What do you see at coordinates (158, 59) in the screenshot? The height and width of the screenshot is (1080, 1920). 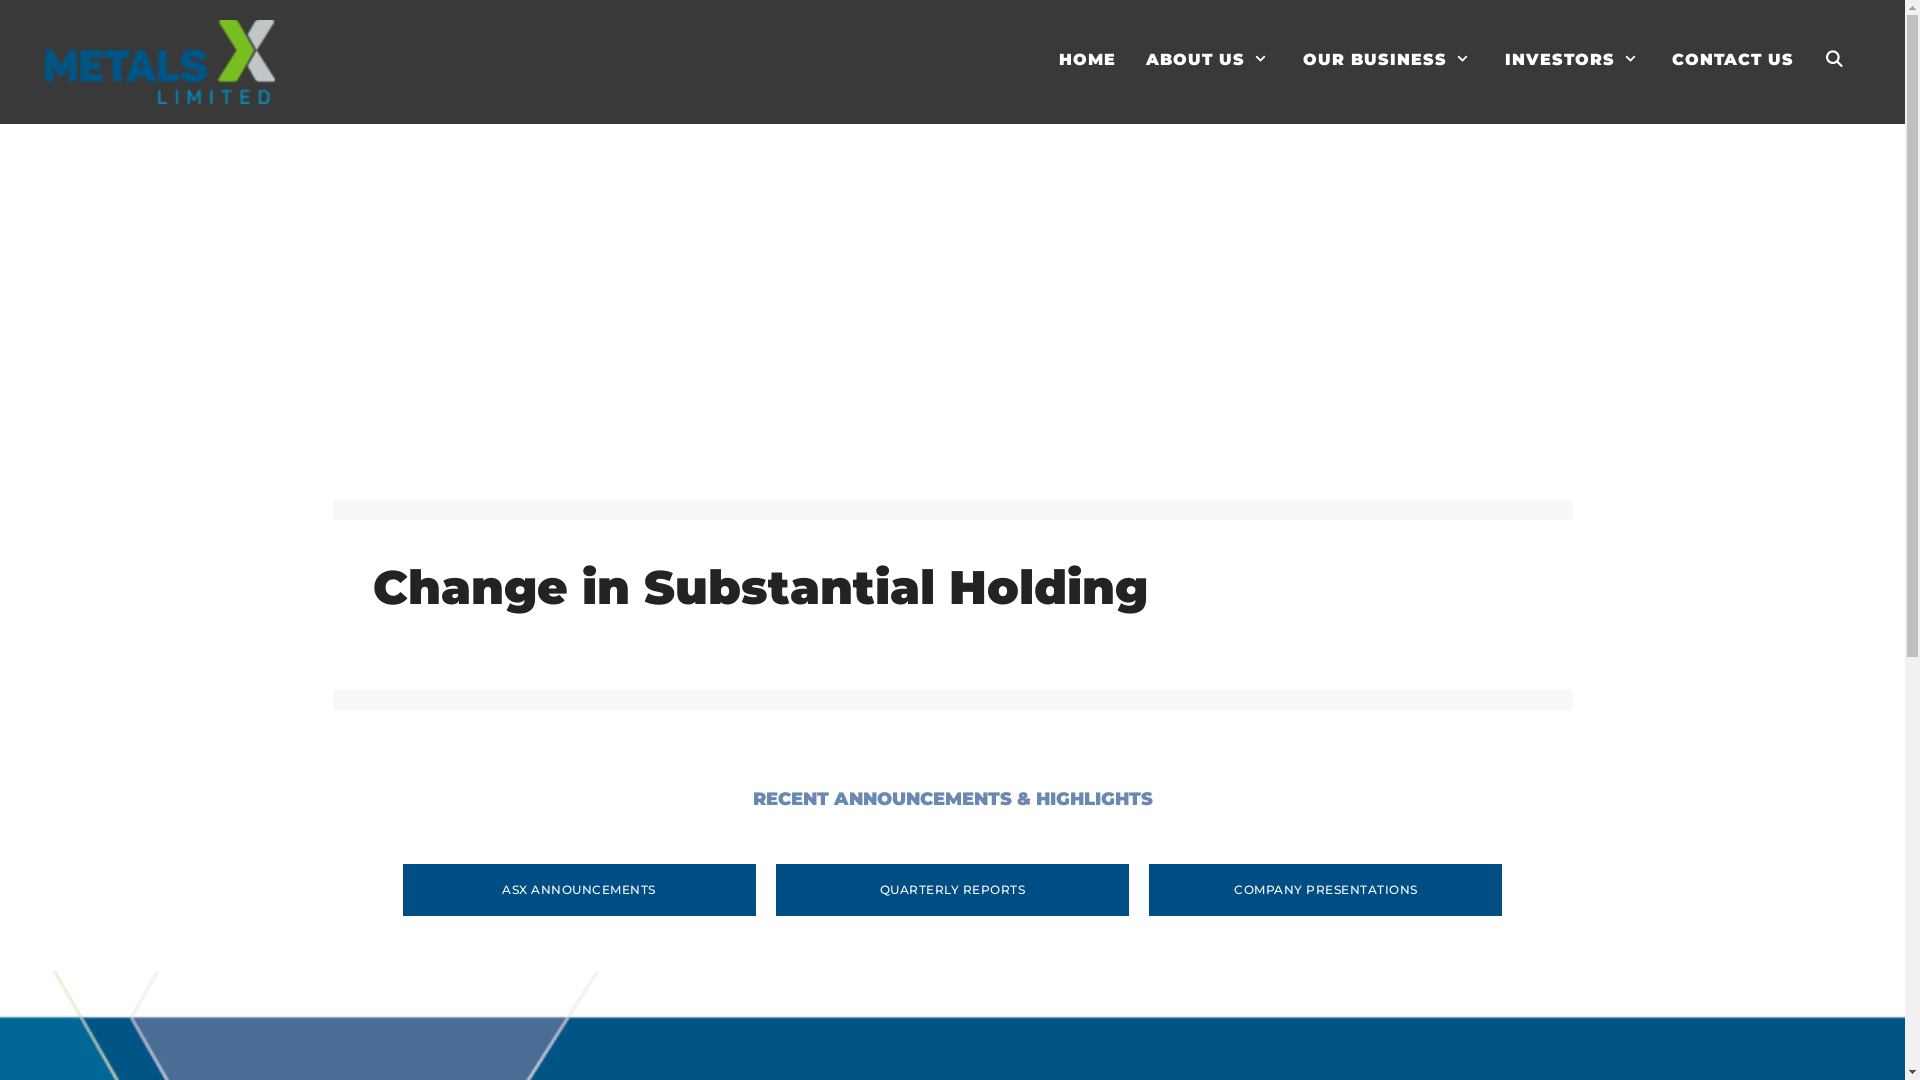 I see `'Metals X Limited'` at bounding box center [158, 59].